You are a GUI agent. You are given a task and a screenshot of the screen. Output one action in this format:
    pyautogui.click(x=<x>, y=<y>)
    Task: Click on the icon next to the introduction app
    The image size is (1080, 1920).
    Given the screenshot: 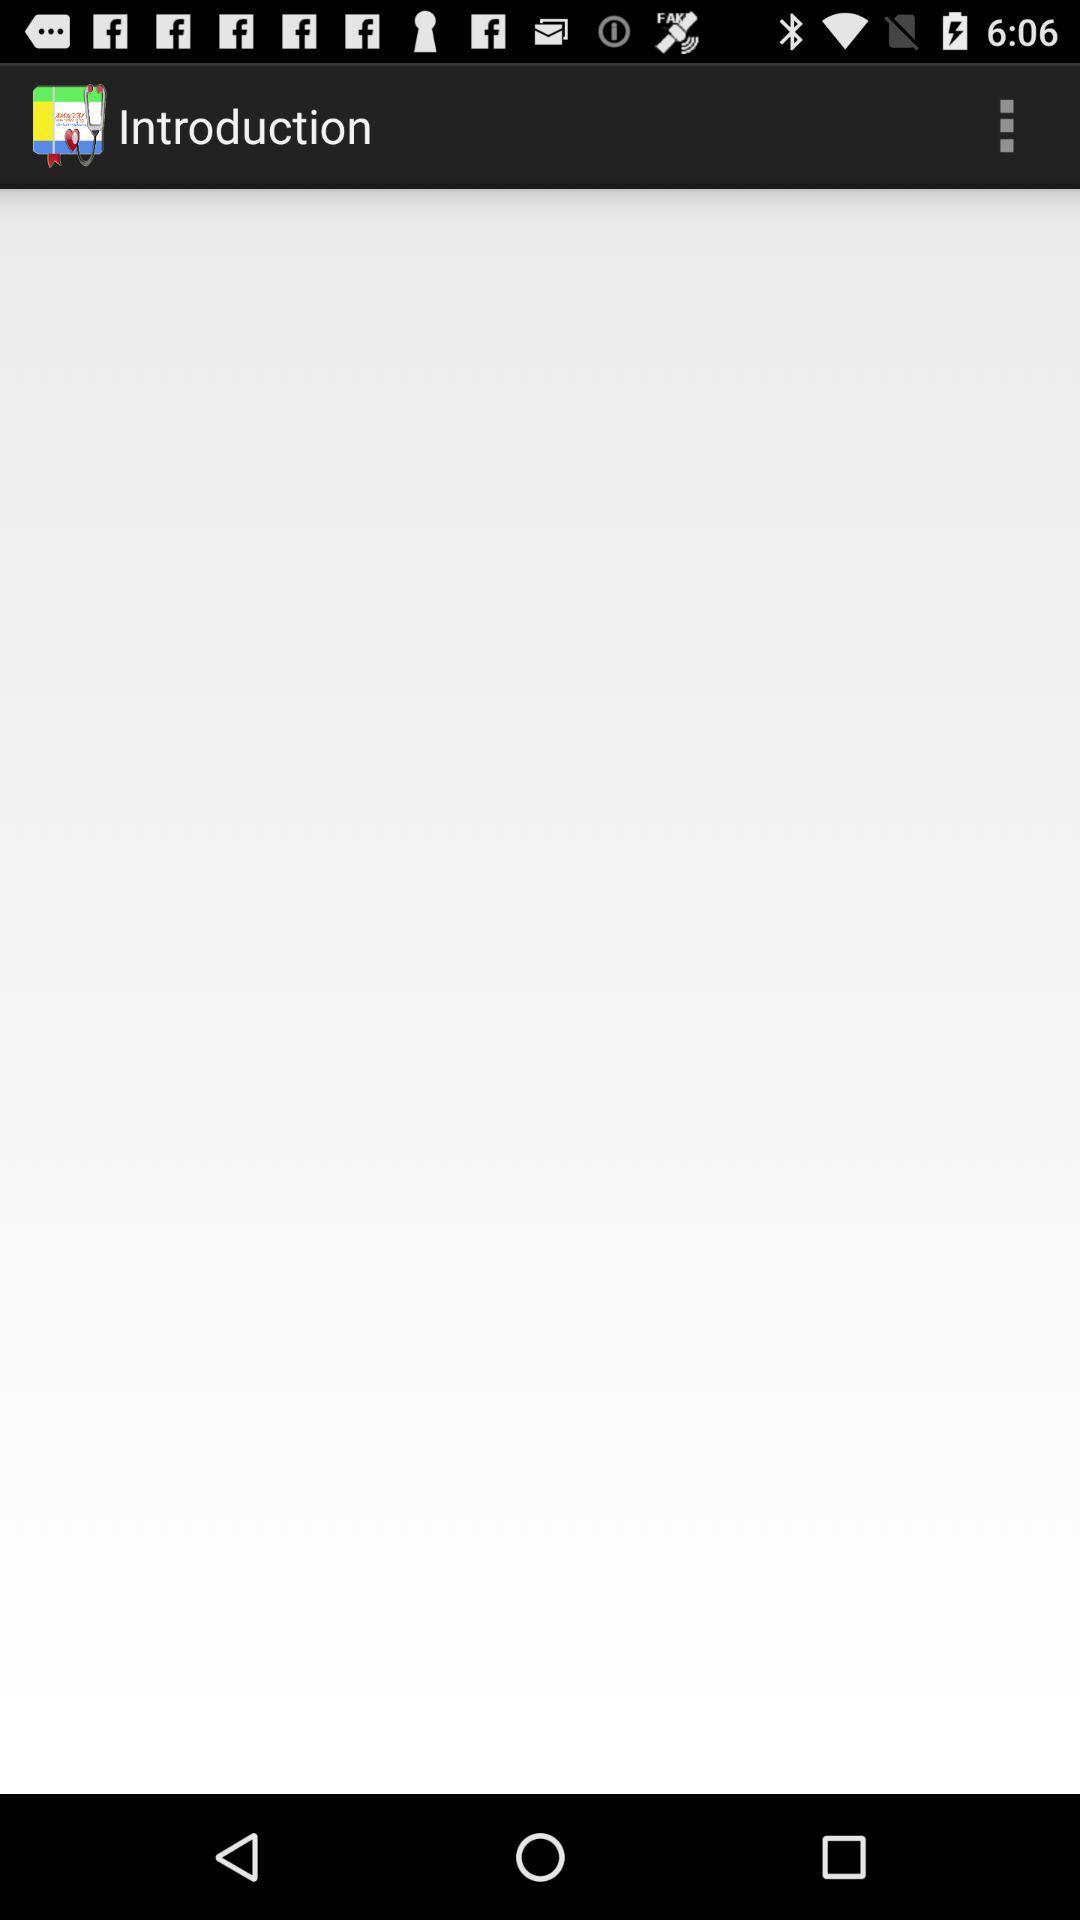 What is the action you would take?
    pyautogui.click(x=1006, y=124)
    